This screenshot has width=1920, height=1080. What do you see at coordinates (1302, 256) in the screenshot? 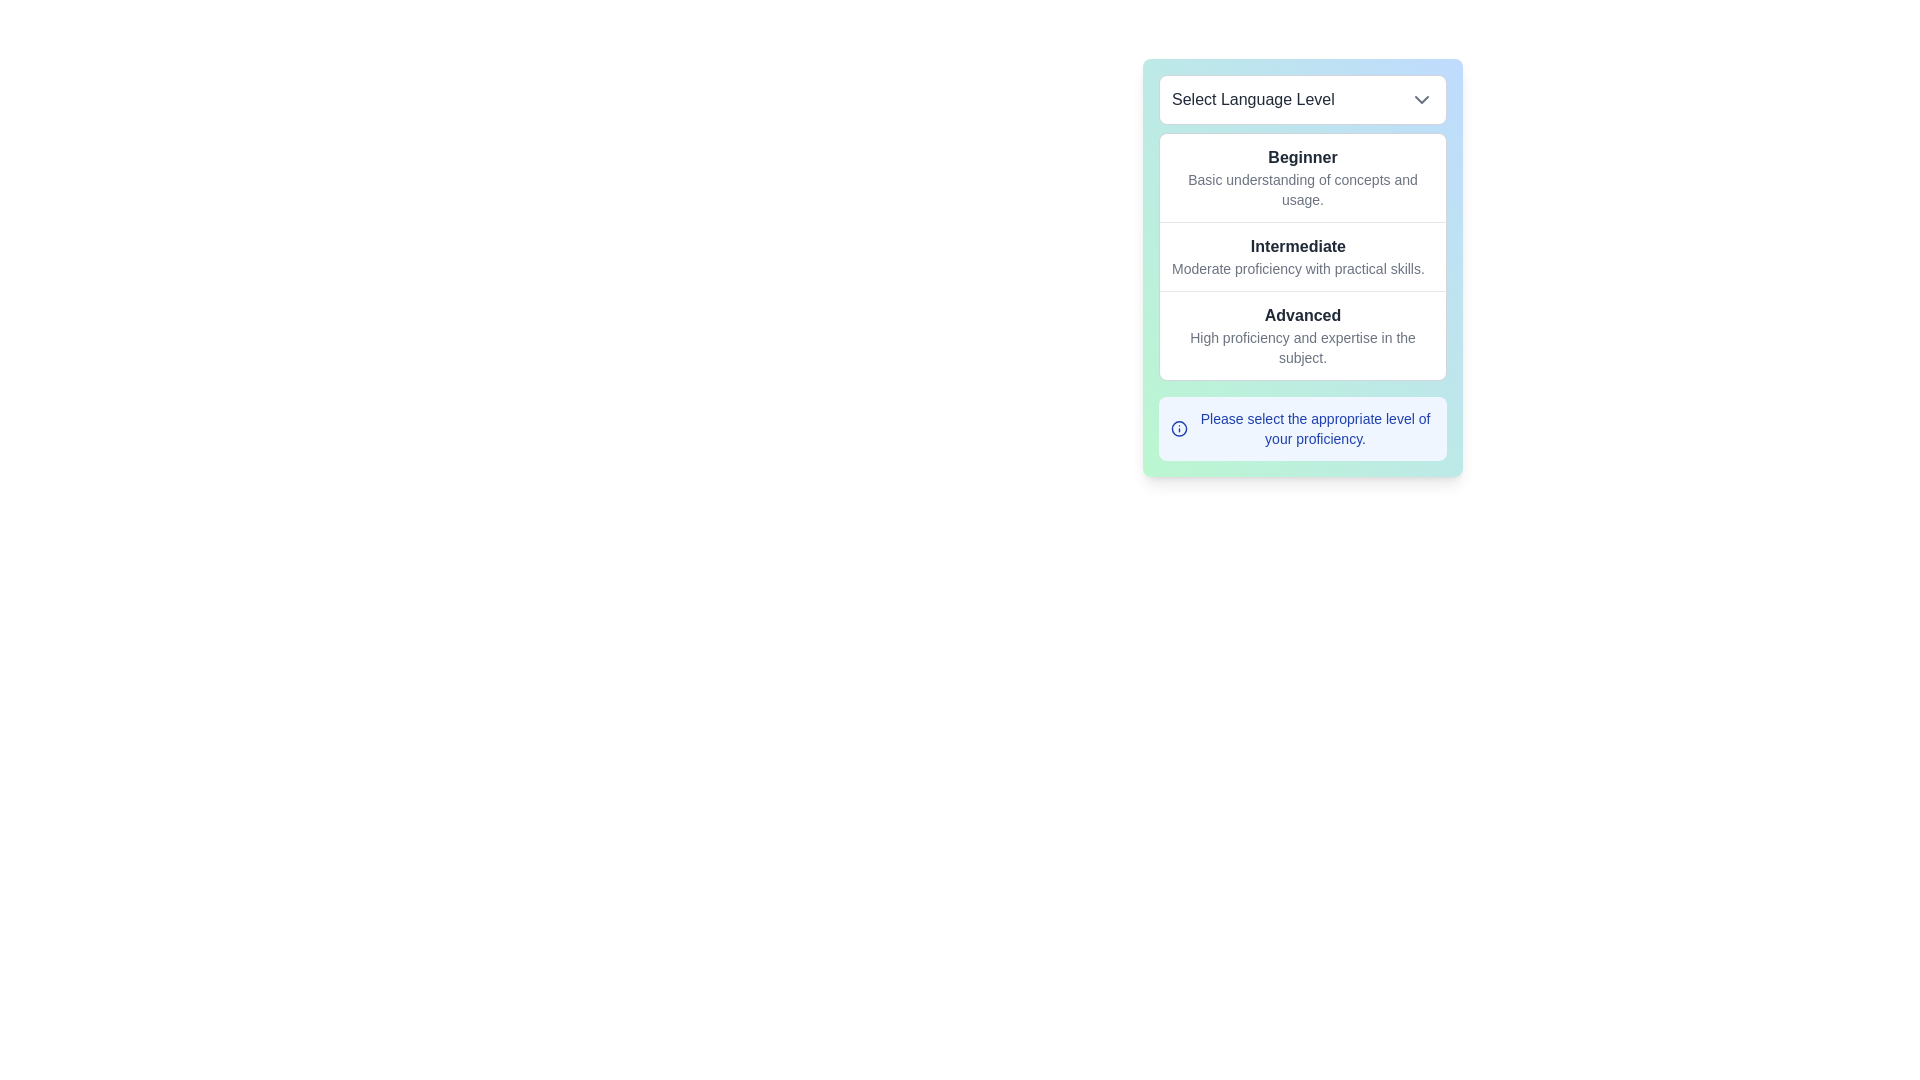
I see `the Option list for selecting a language proficiency level, located under the 'Select Language Level' header` at bounding box center [1302, 256].